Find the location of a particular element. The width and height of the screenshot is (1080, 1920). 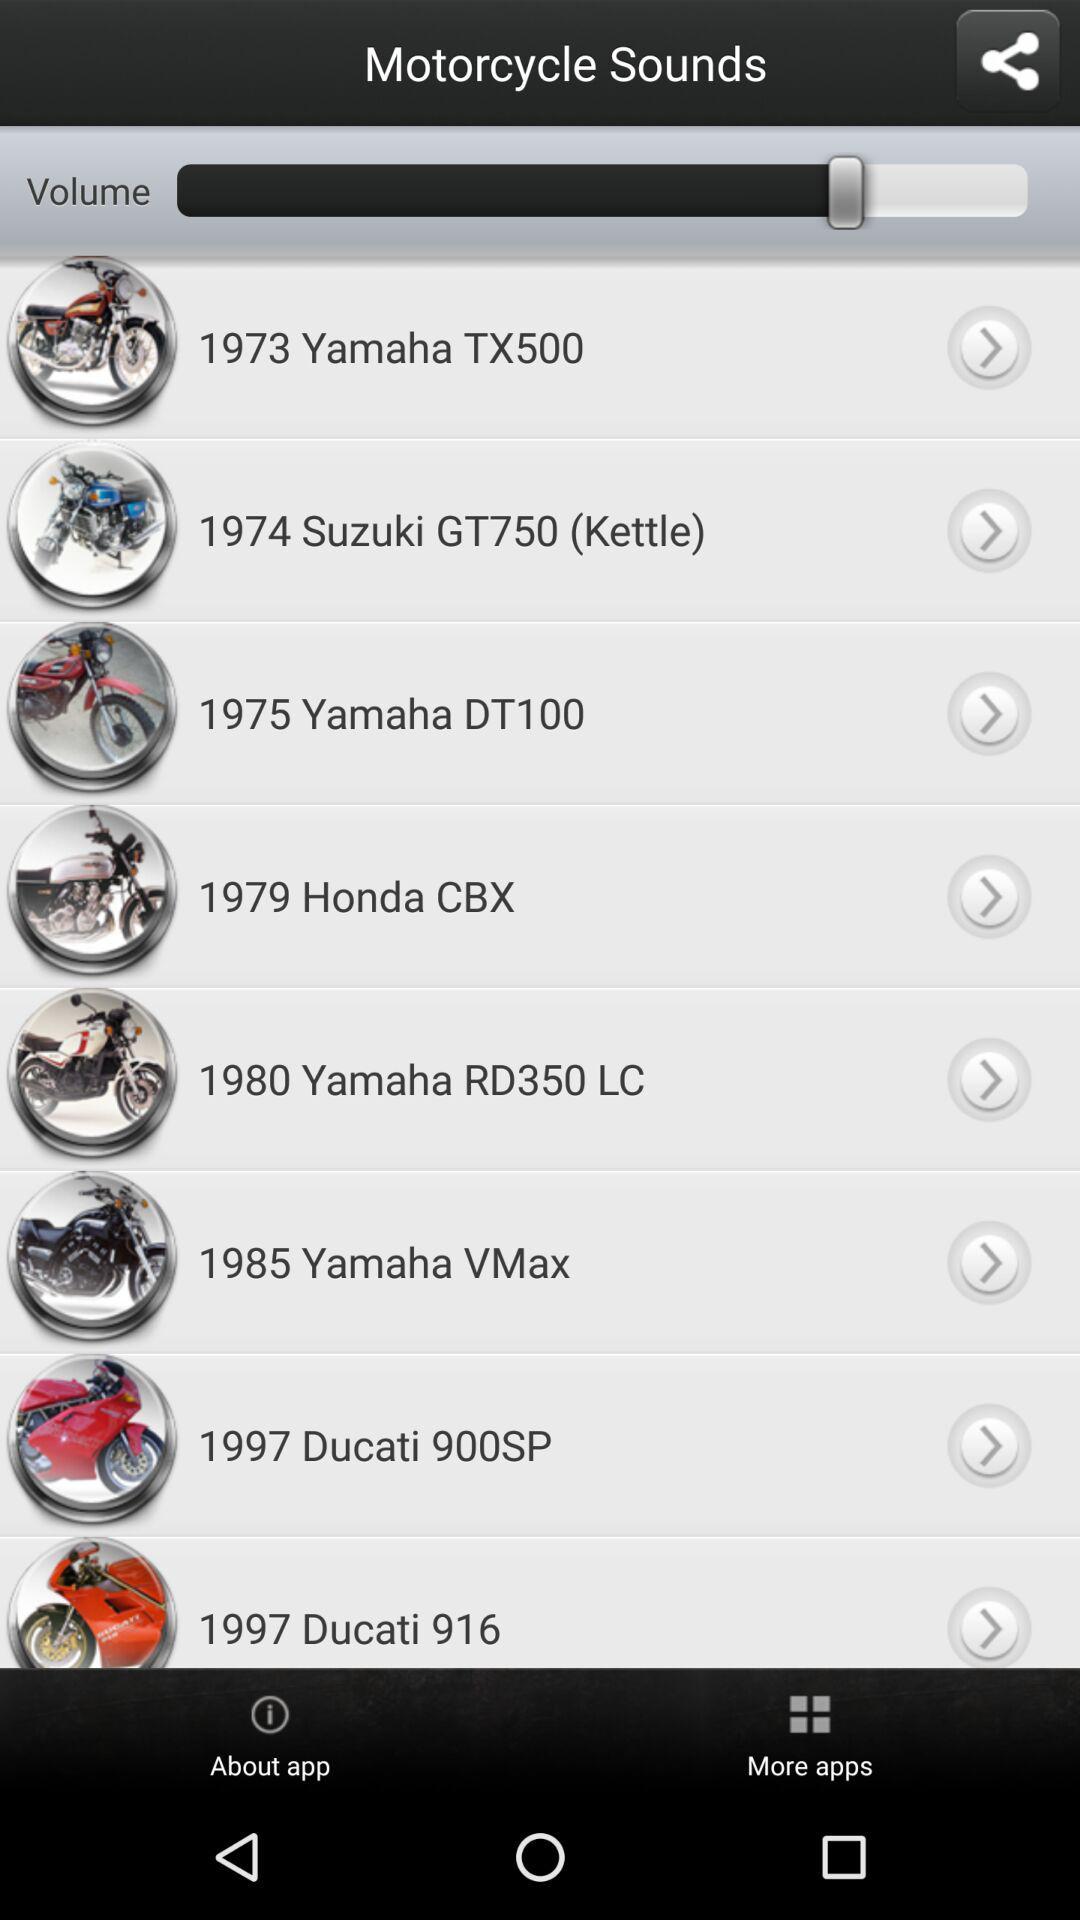

widgets is located at coordinates (1007, 62).